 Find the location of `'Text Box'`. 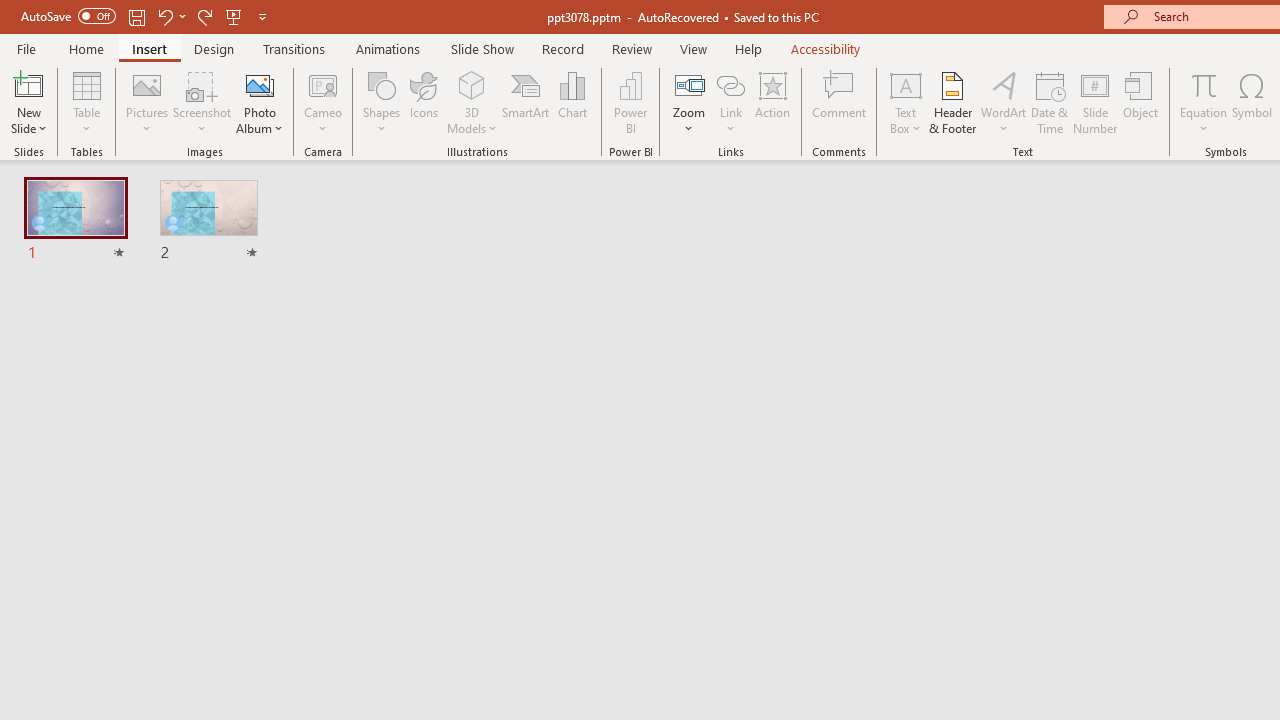

'Text Box' is located at coordinates (904, 103).